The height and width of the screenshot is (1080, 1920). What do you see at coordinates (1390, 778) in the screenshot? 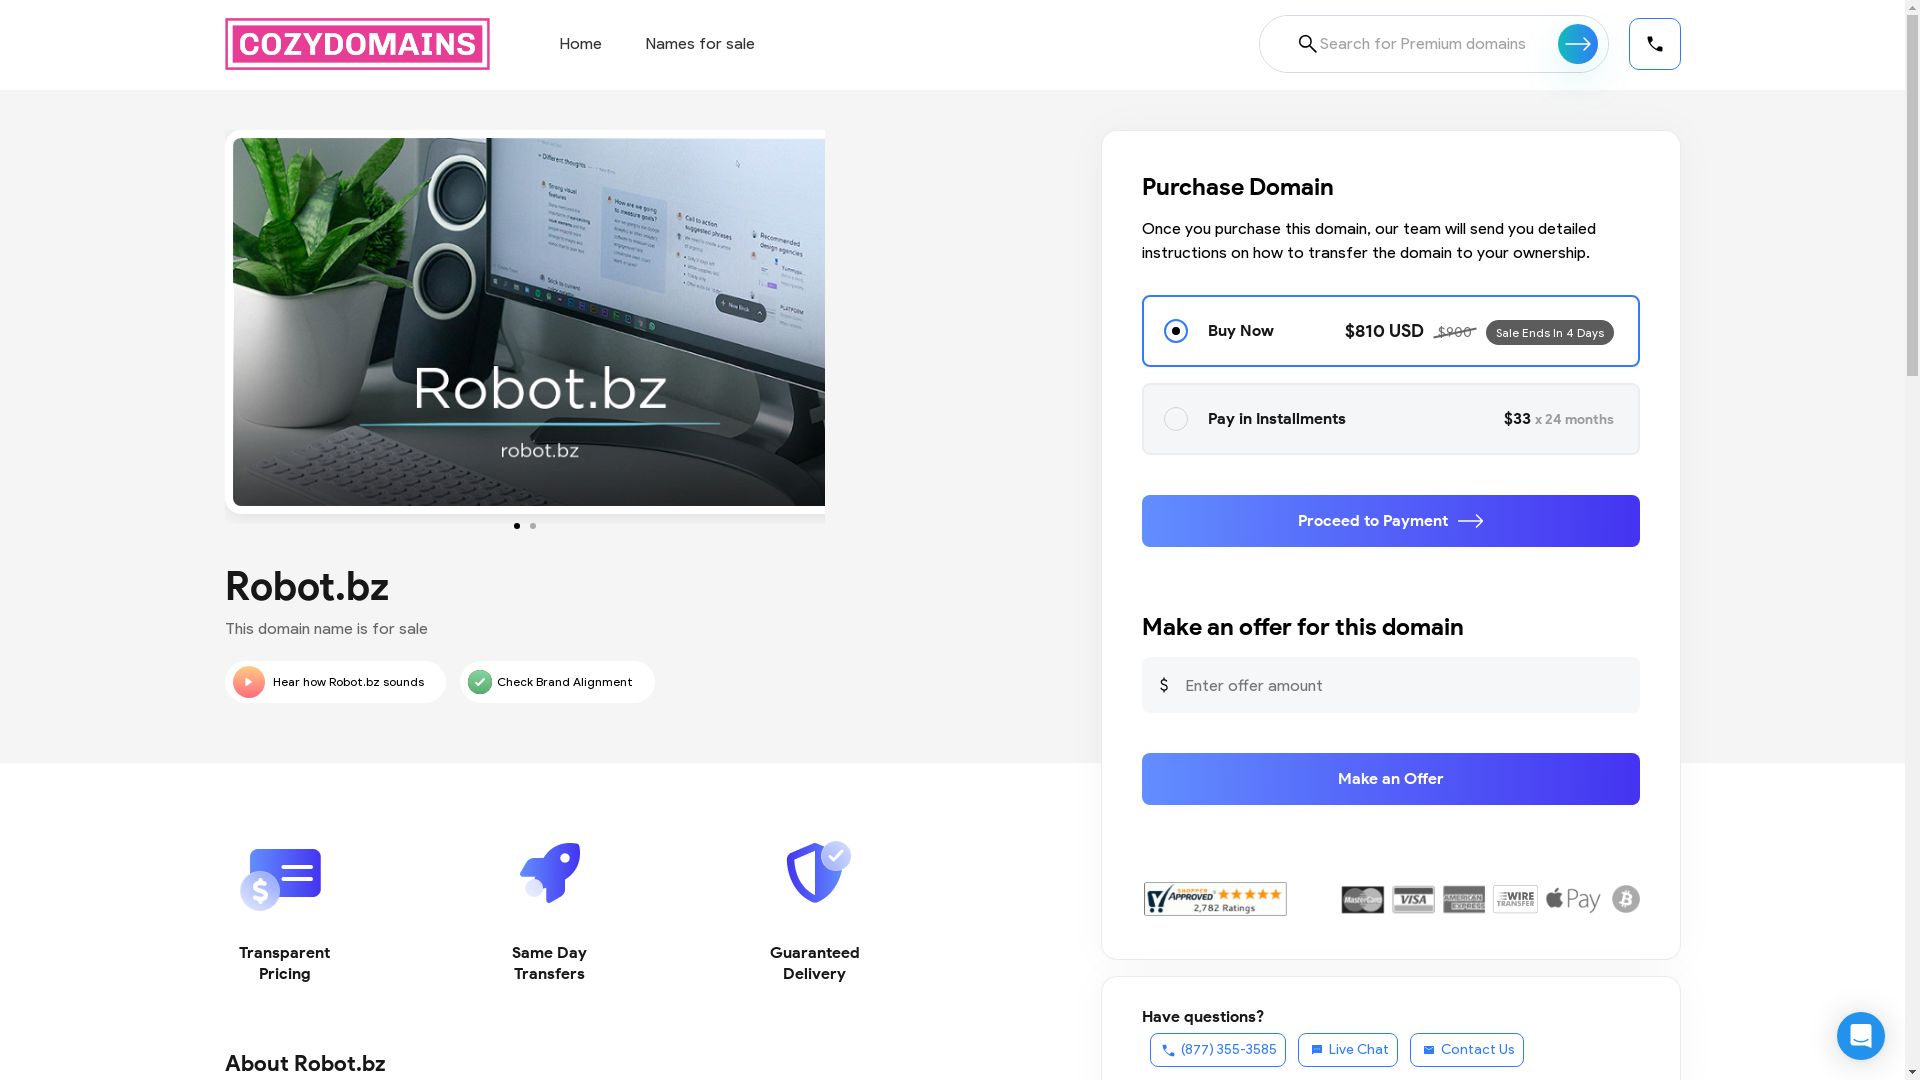
I see `'Make an Offer'` at bounding box center [1390, 778].